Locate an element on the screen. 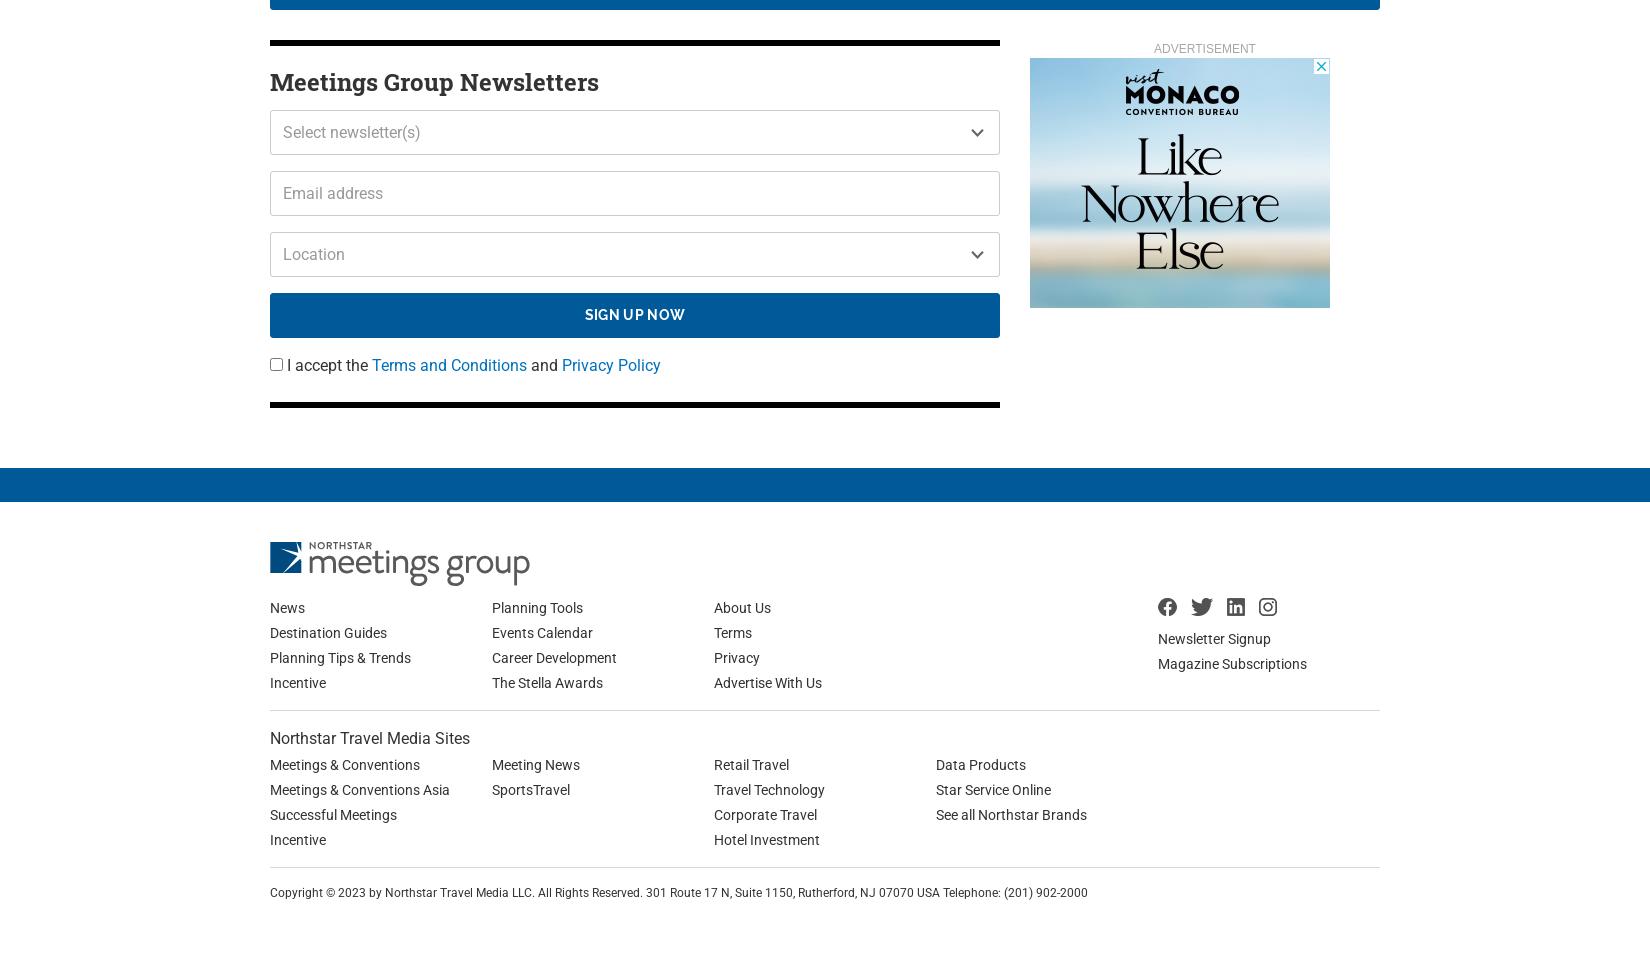 The image size is (1650, 975). 'Star Service Online' is located at coordinates (993, 788).